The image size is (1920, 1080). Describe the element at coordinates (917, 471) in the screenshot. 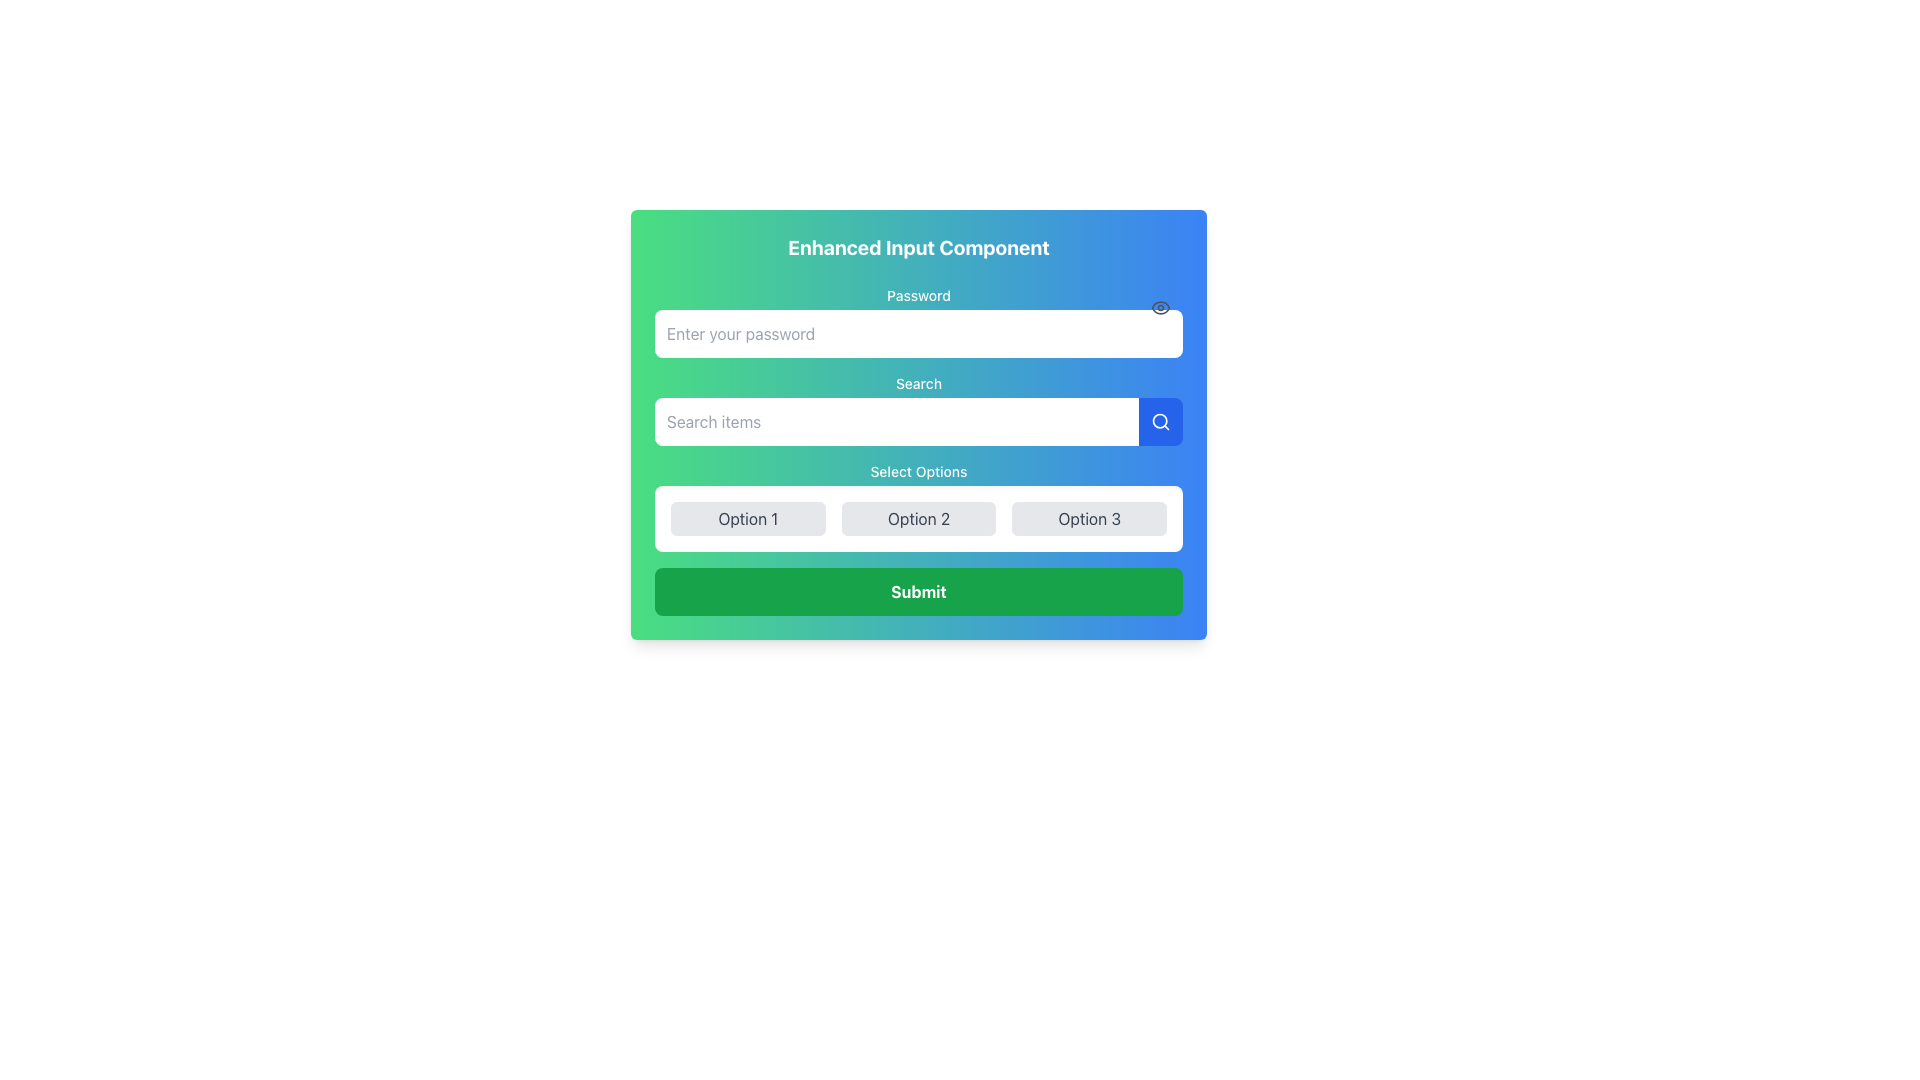

I see `the 'Select Options' text label, which is a white, medium-sized font label centered below a search input field and above three buttons` at that location.